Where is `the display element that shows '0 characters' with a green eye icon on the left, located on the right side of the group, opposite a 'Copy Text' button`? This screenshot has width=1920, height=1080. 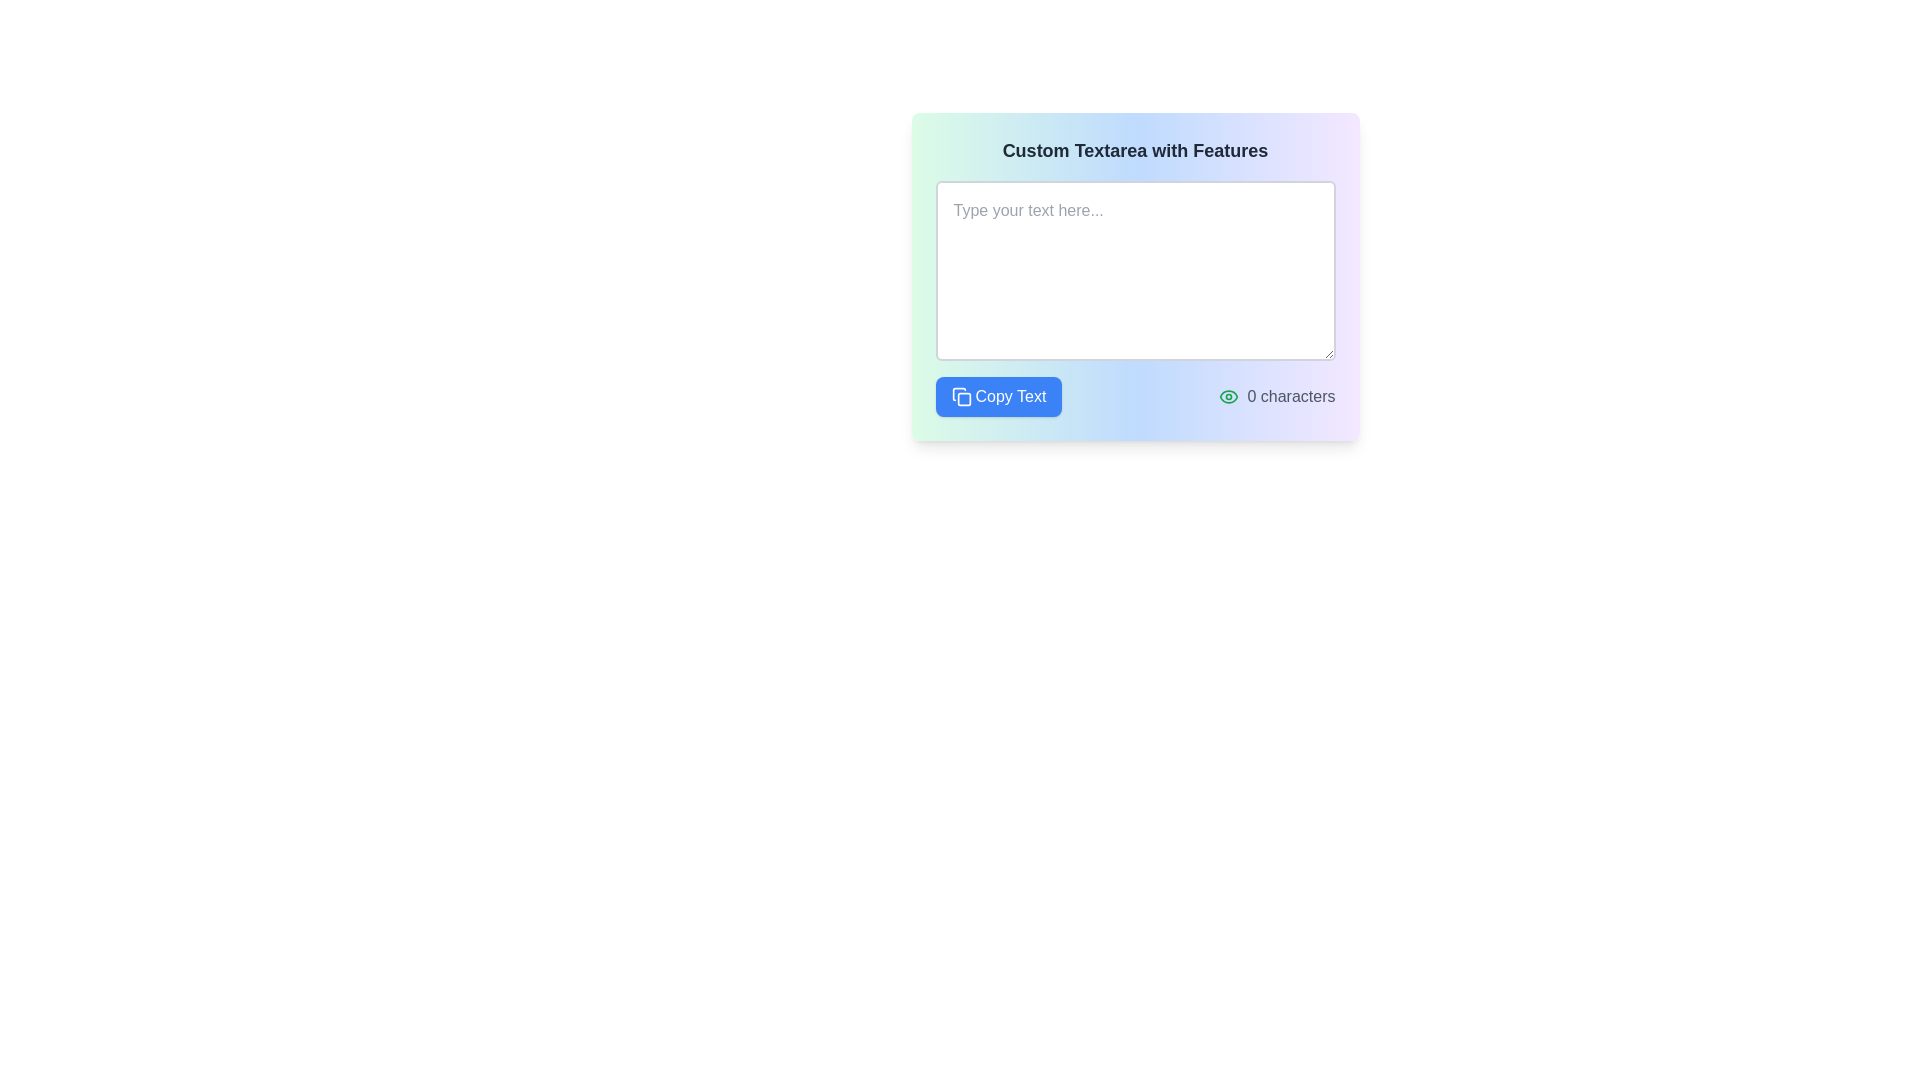
the display element that shows '0 characters' with a green eye icon on the left, located on the right side of the group, opposite a 'Copy Text' button is located at coordinates (1276, 397).